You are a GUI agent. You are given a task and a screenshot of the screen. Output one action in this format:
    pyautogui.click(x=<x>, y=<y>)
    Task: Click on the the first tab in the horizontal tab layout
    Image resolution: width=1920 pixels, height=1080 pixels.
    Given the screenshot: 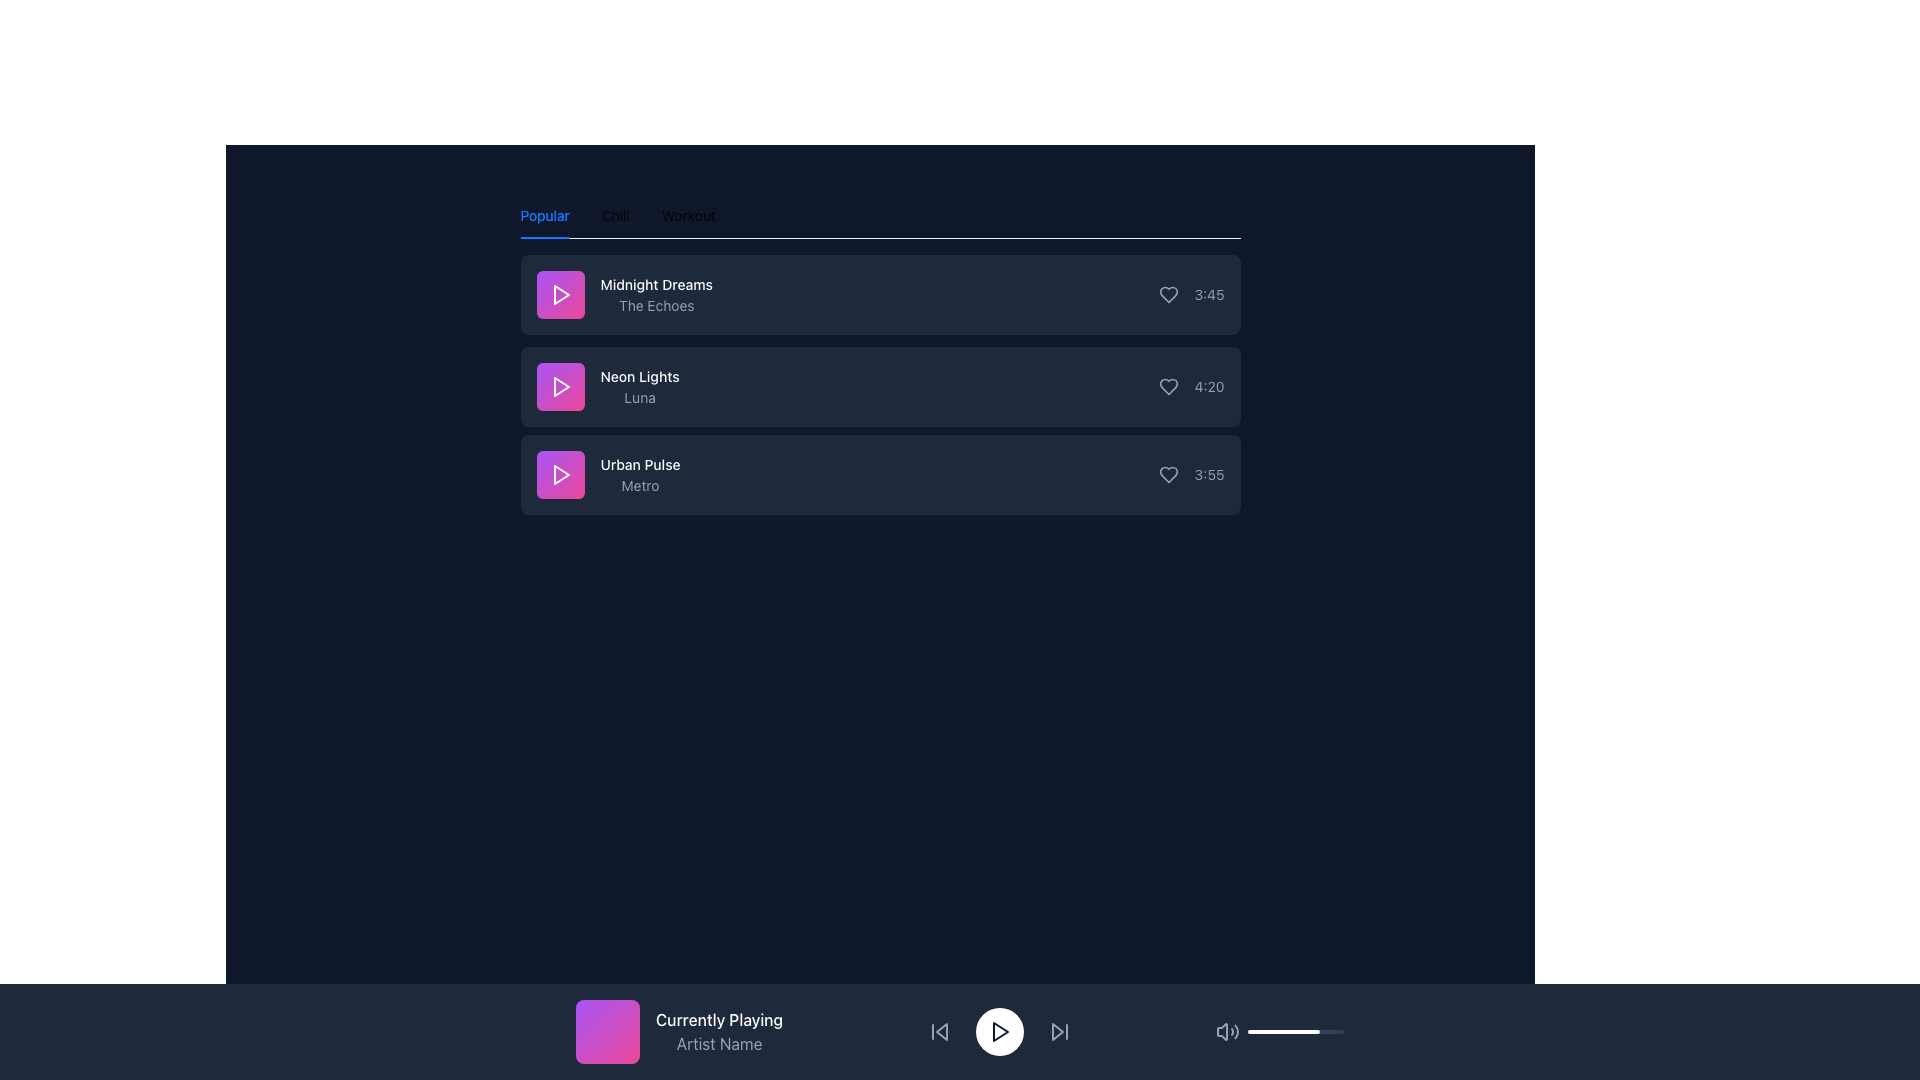 What is the action you would take?
    pyautogui.click(x=545, y=216)
    